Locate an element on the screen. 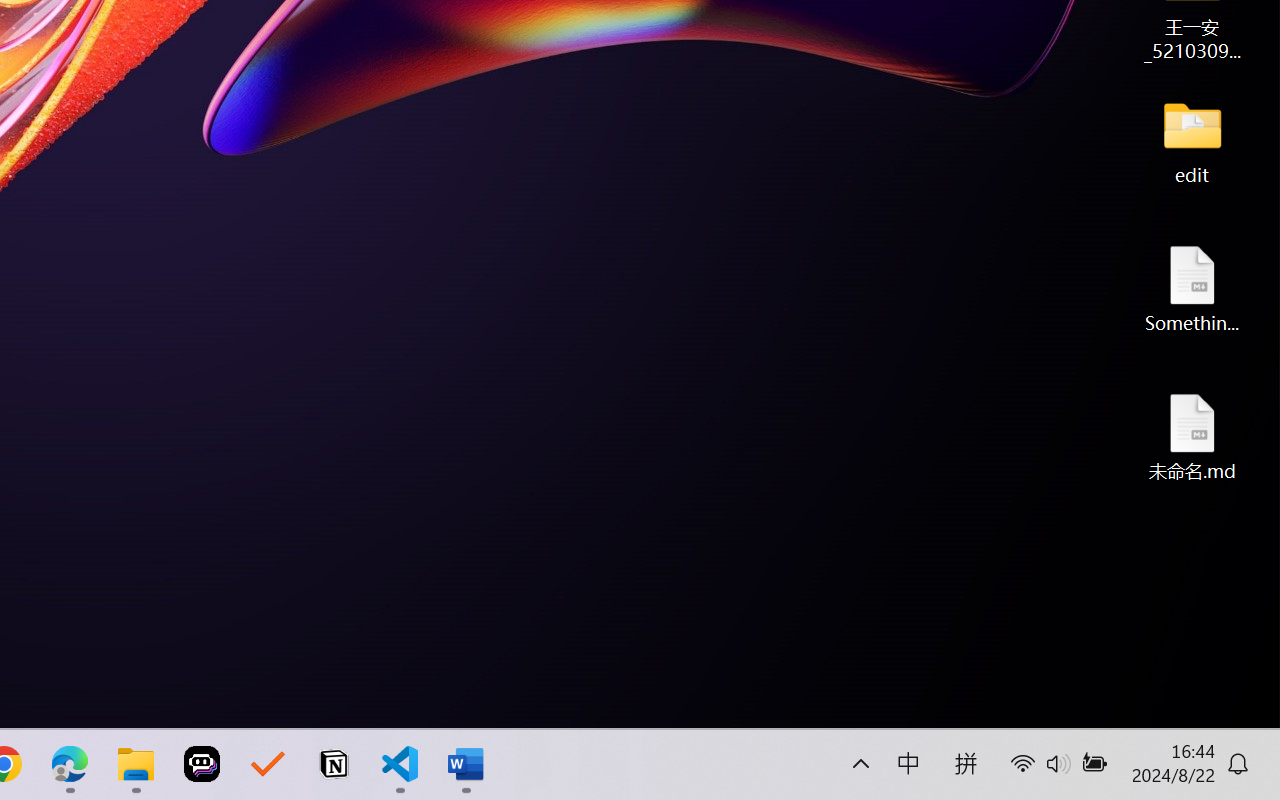 This screenshot has height=800, width=1280. 'edit' is located at coordinates (1192, 140).